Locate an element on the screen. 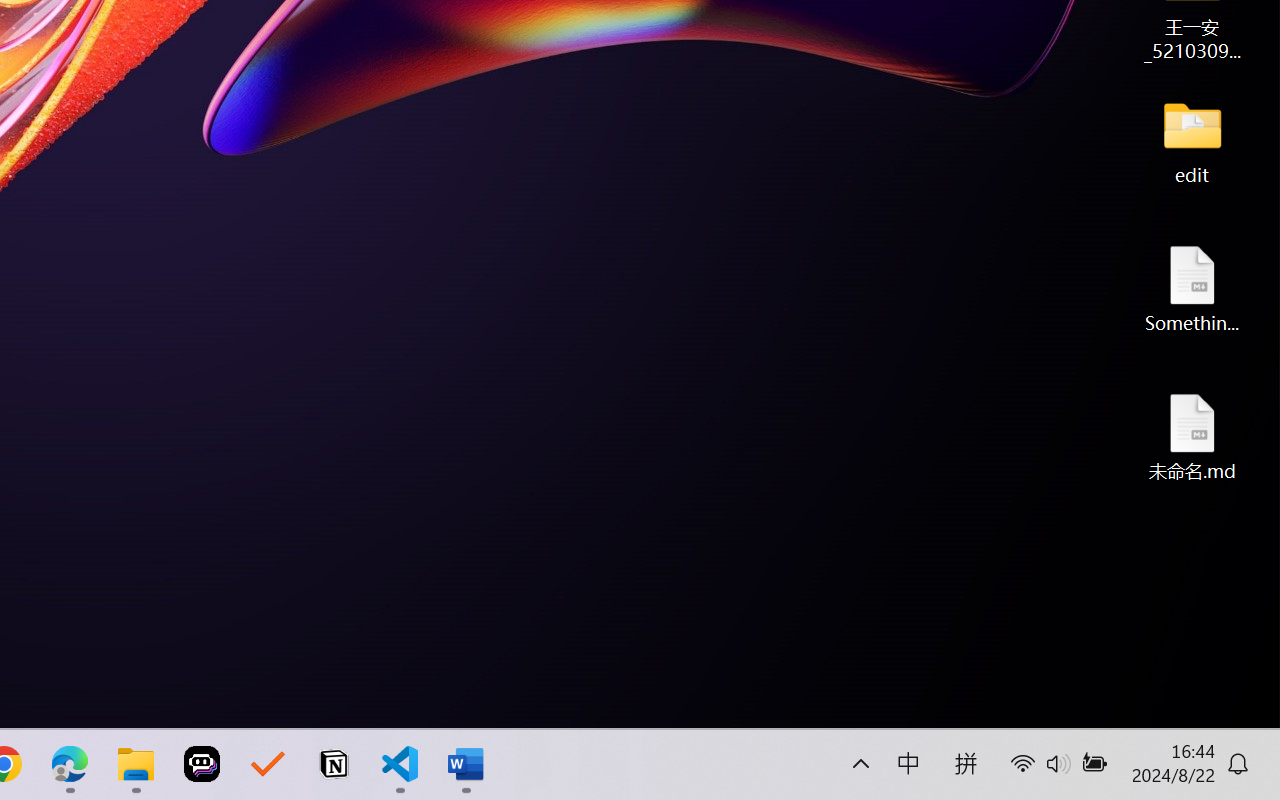 This screenshot has height=800, width=1280. 'edit' is located at coordinates (1192, 140).